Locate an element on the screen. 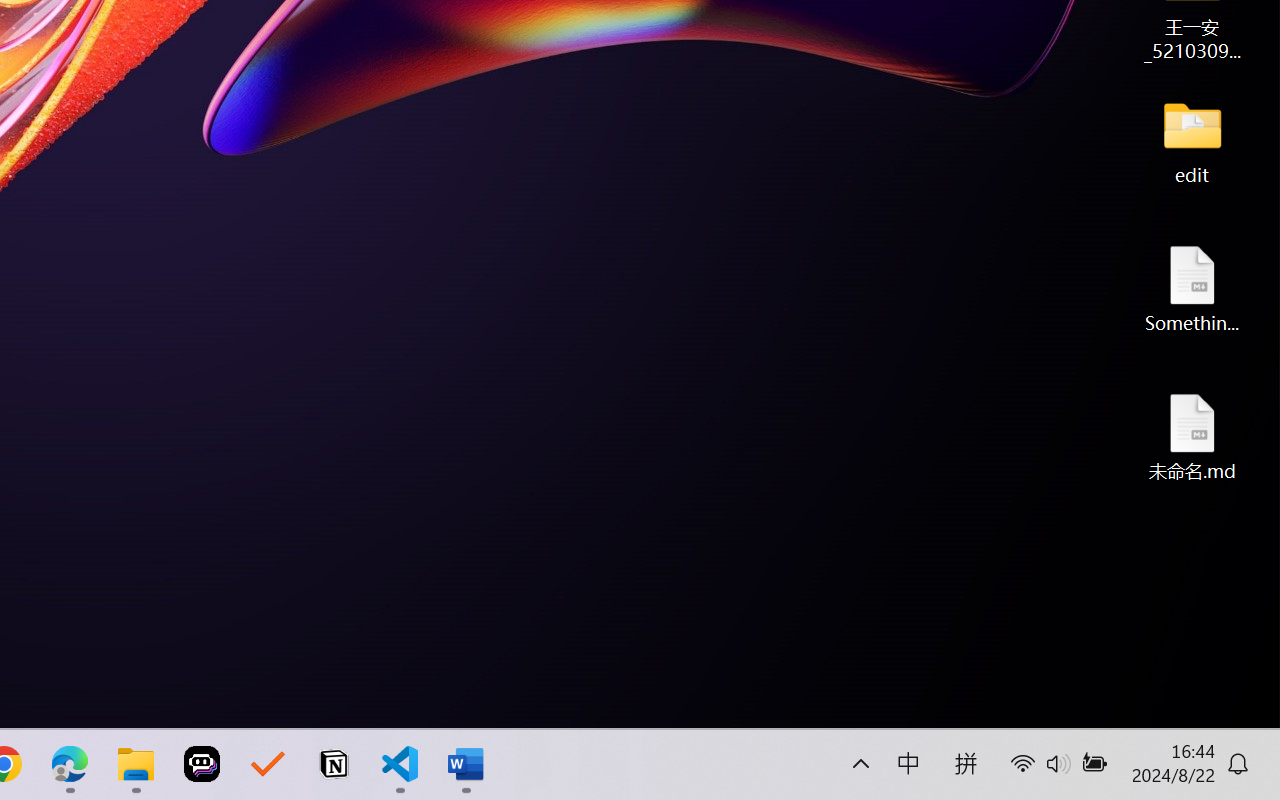 This screenshot has height=800, width=1280. 'edit' is located at coordinates (1192, 140).